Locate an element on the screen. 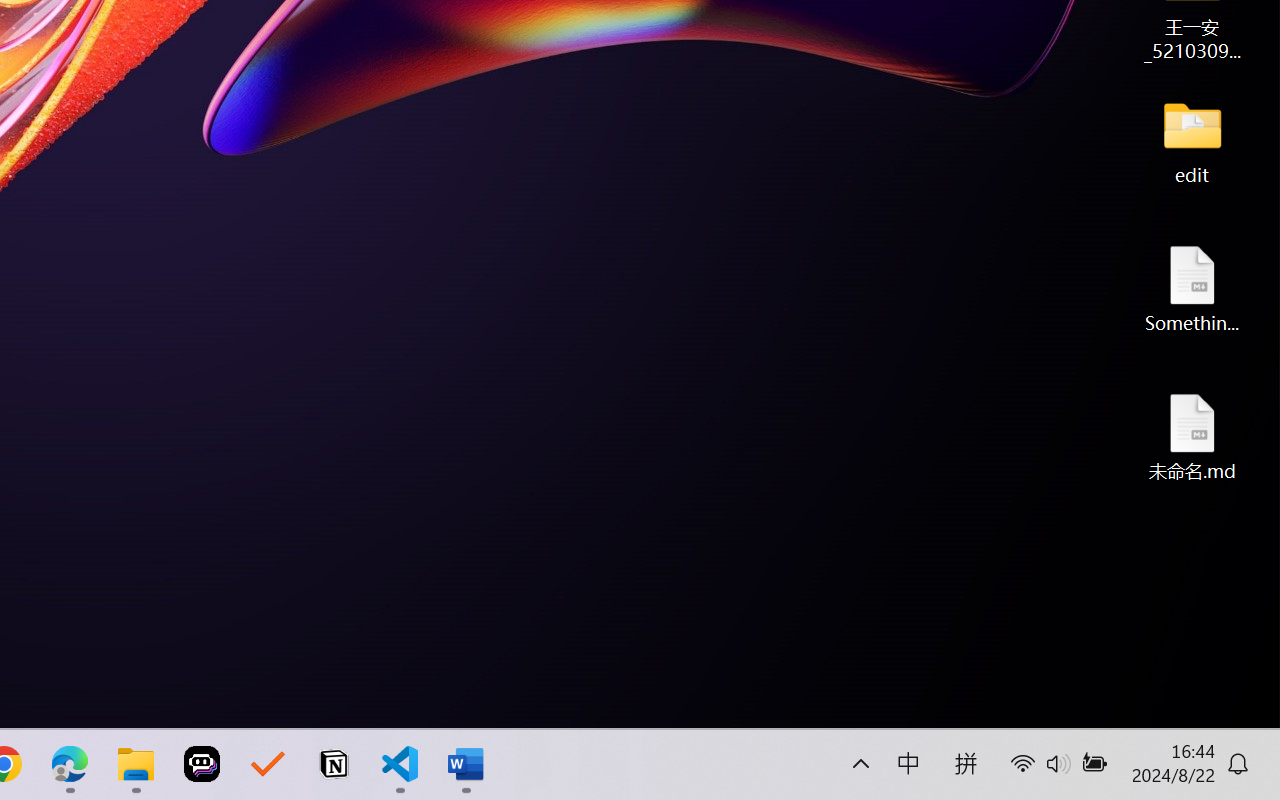 This screenshot has height=800, width=1280. 'edit' is located at coordinates (1192, 140).